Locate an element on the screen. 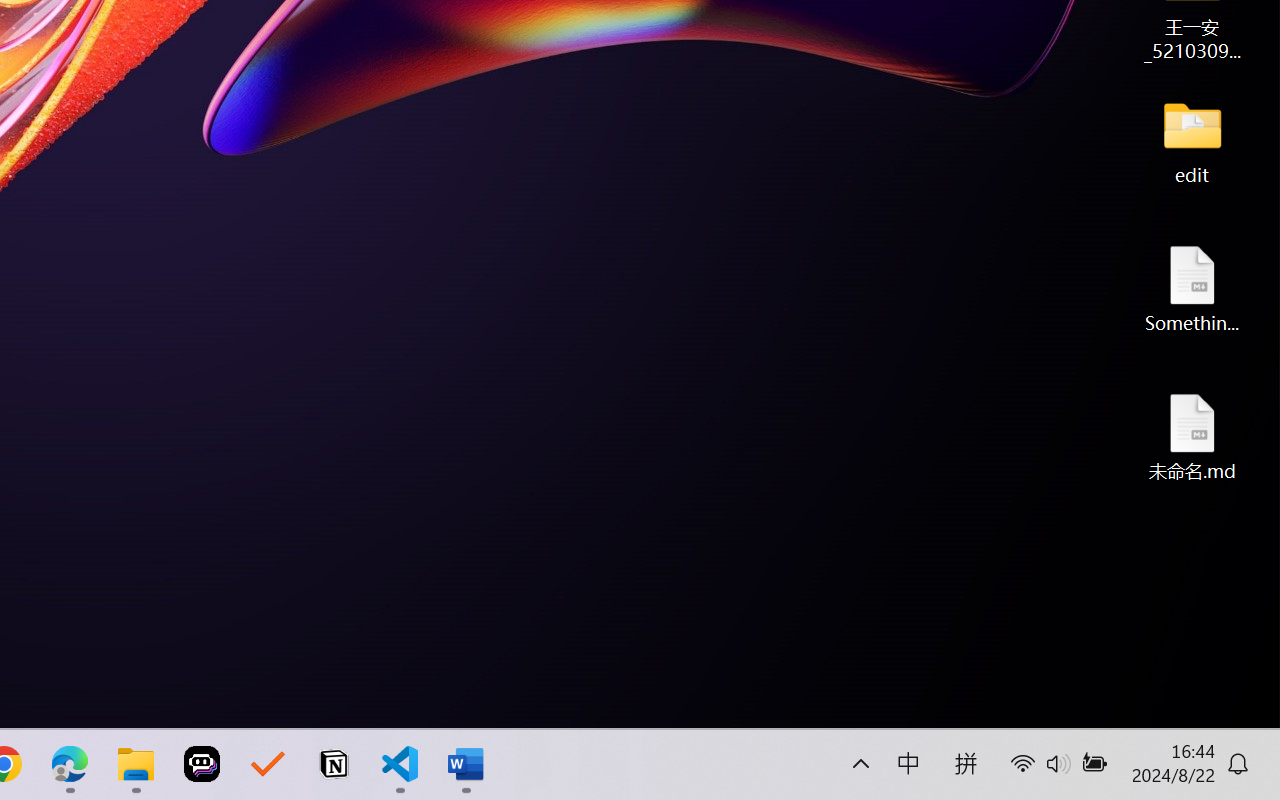 This screenshot has height=800, width=1280. 'edit' is located at coordinates (1192, 140).